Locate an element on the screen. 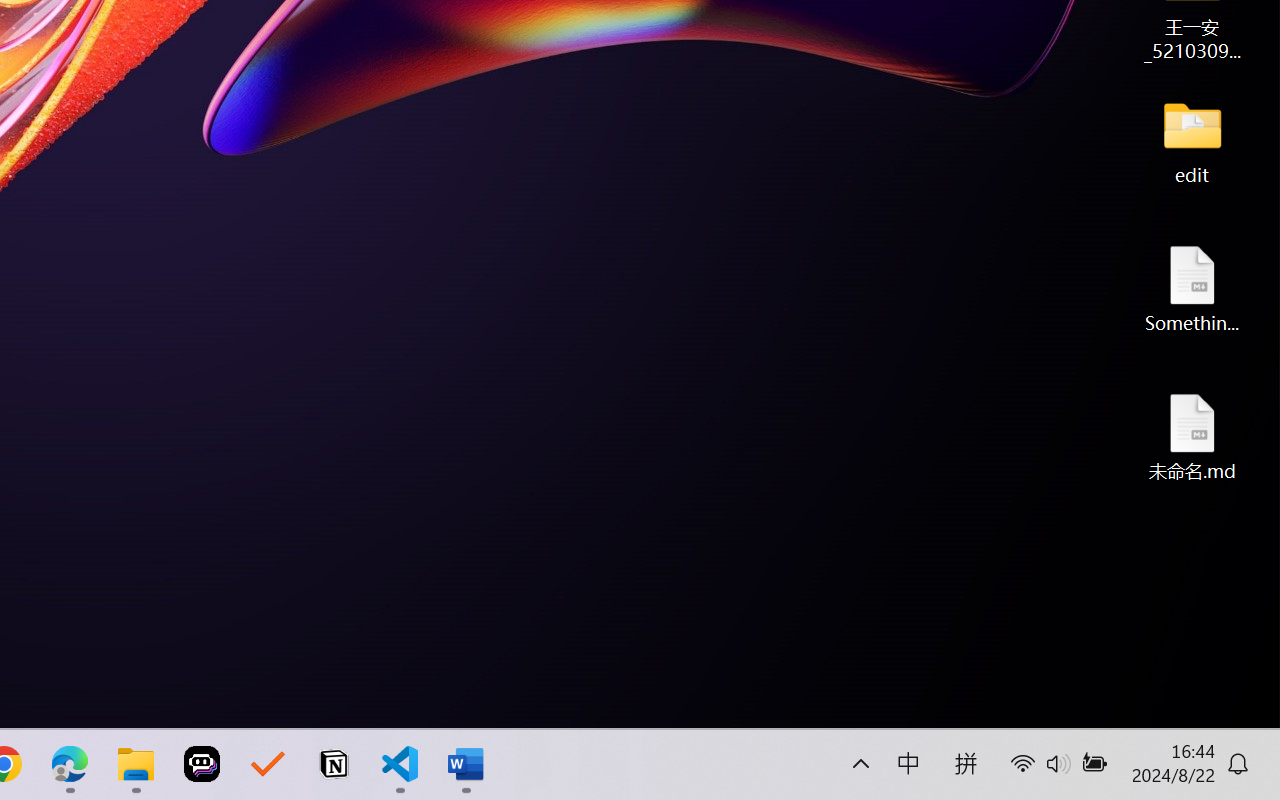 This screenshot has height=800, width=1280. 'edit' is located at coordinates (1192, 140).